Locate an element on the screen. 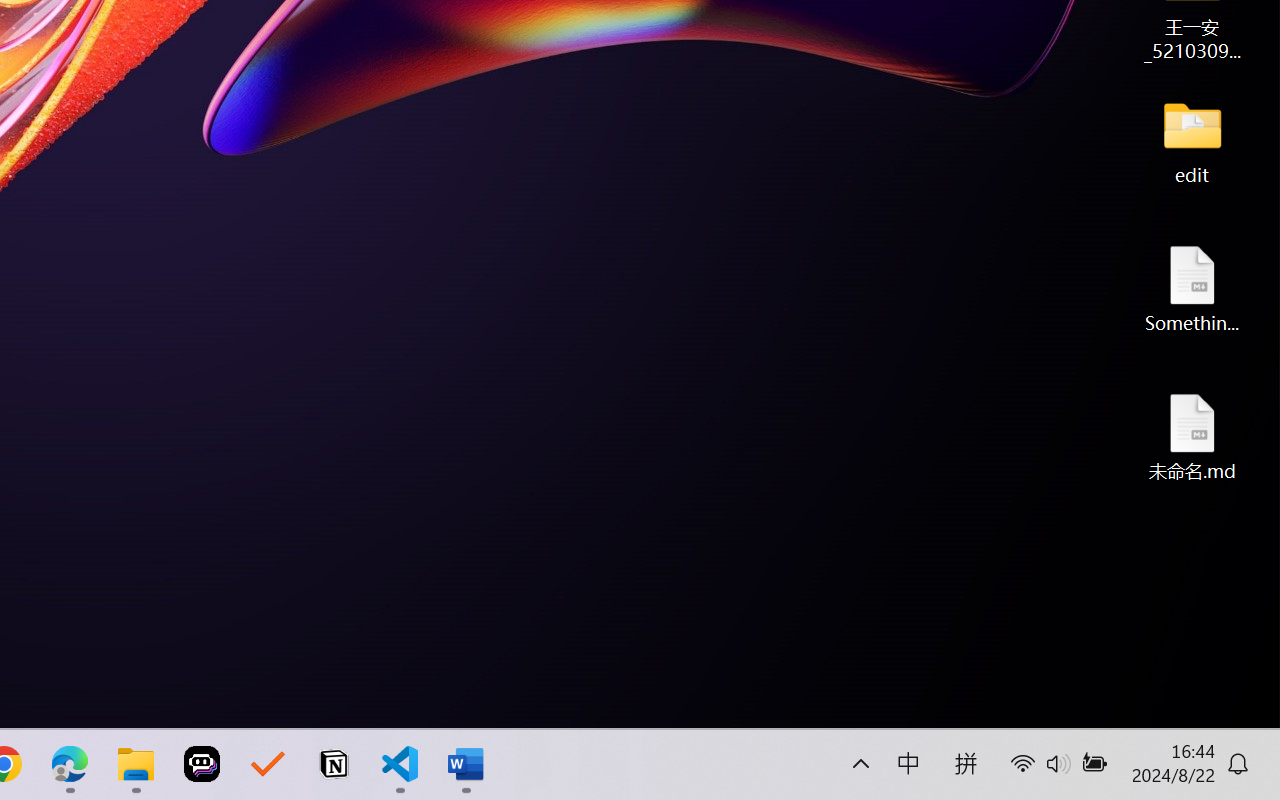 This screenshot has height=800, width=1280. 'edit' is located at coordinates (1192, 140).